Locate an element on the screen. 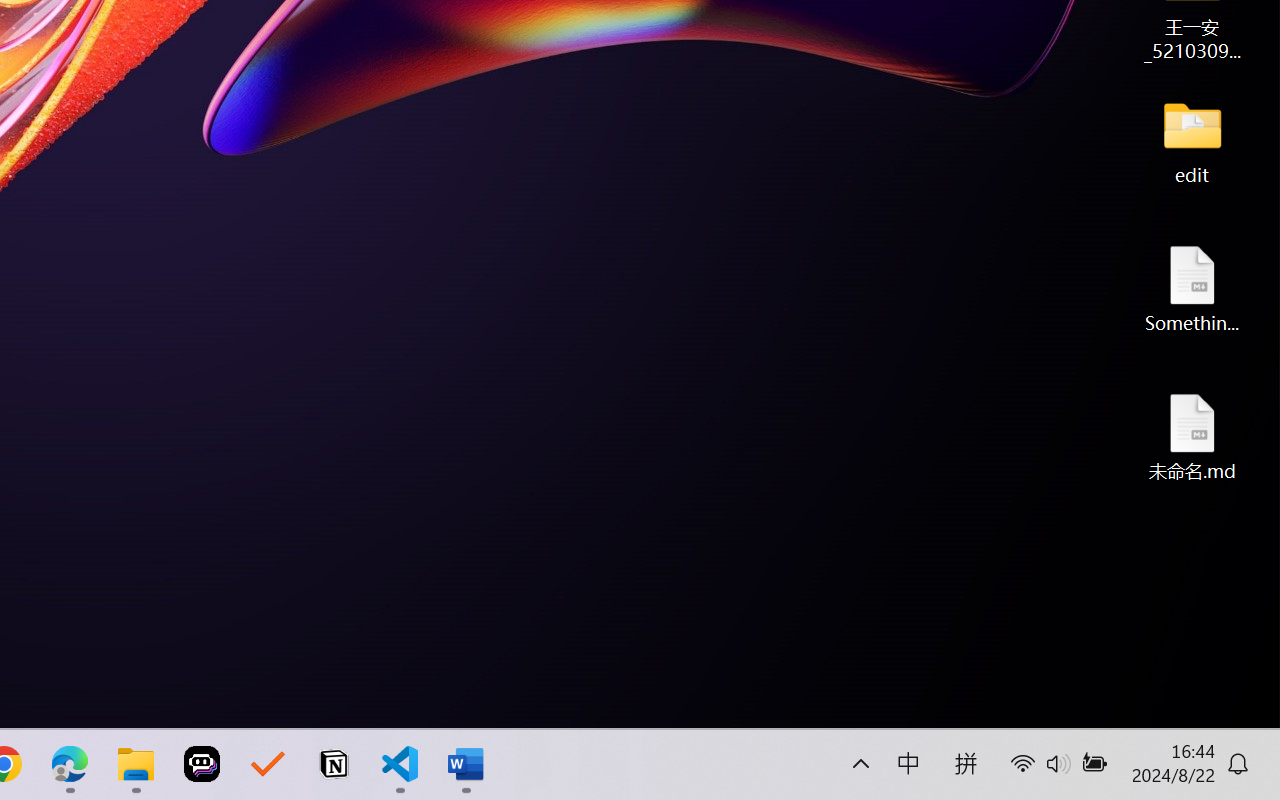 This screenshot has height=800, width=1280. 'edit' is located at coordinates (1192, 140).